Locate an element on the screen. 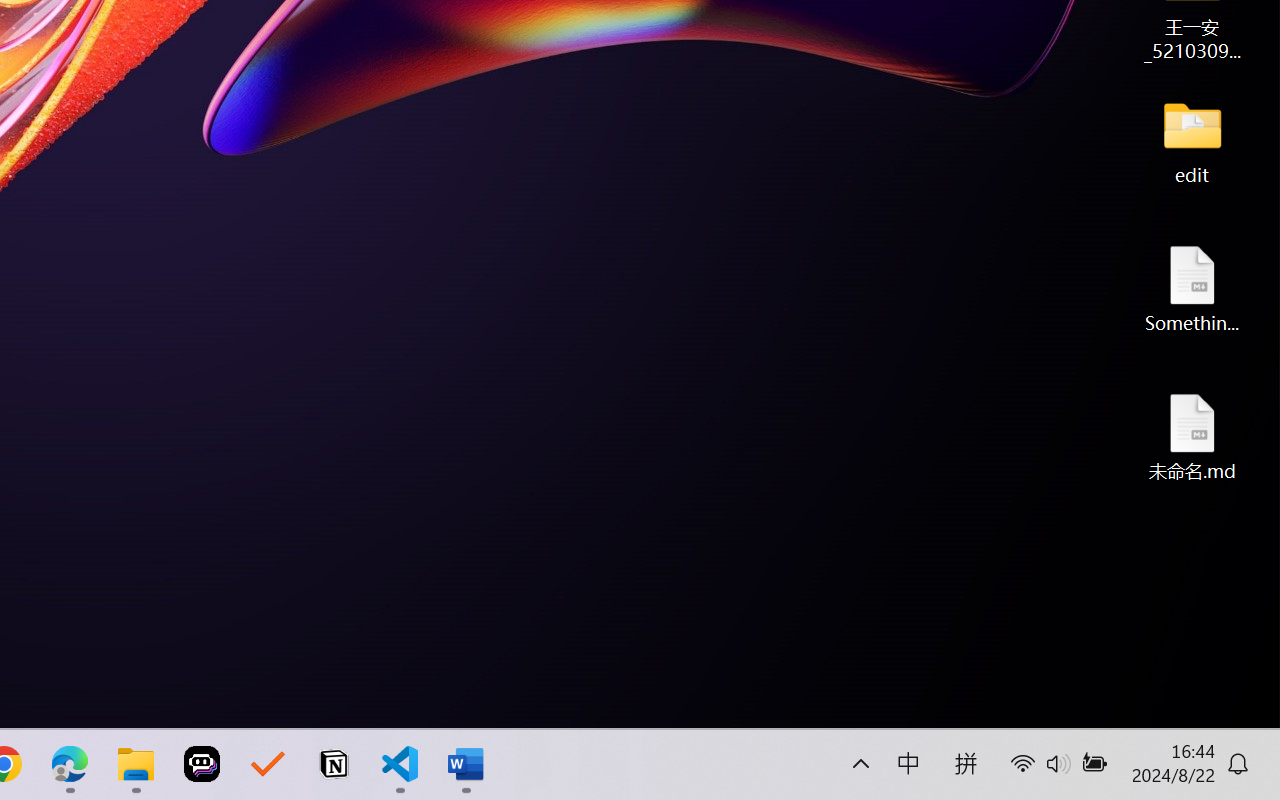 This screenshot has height=800, width=1280. 'edit' is located at coordinates (1192, 140).